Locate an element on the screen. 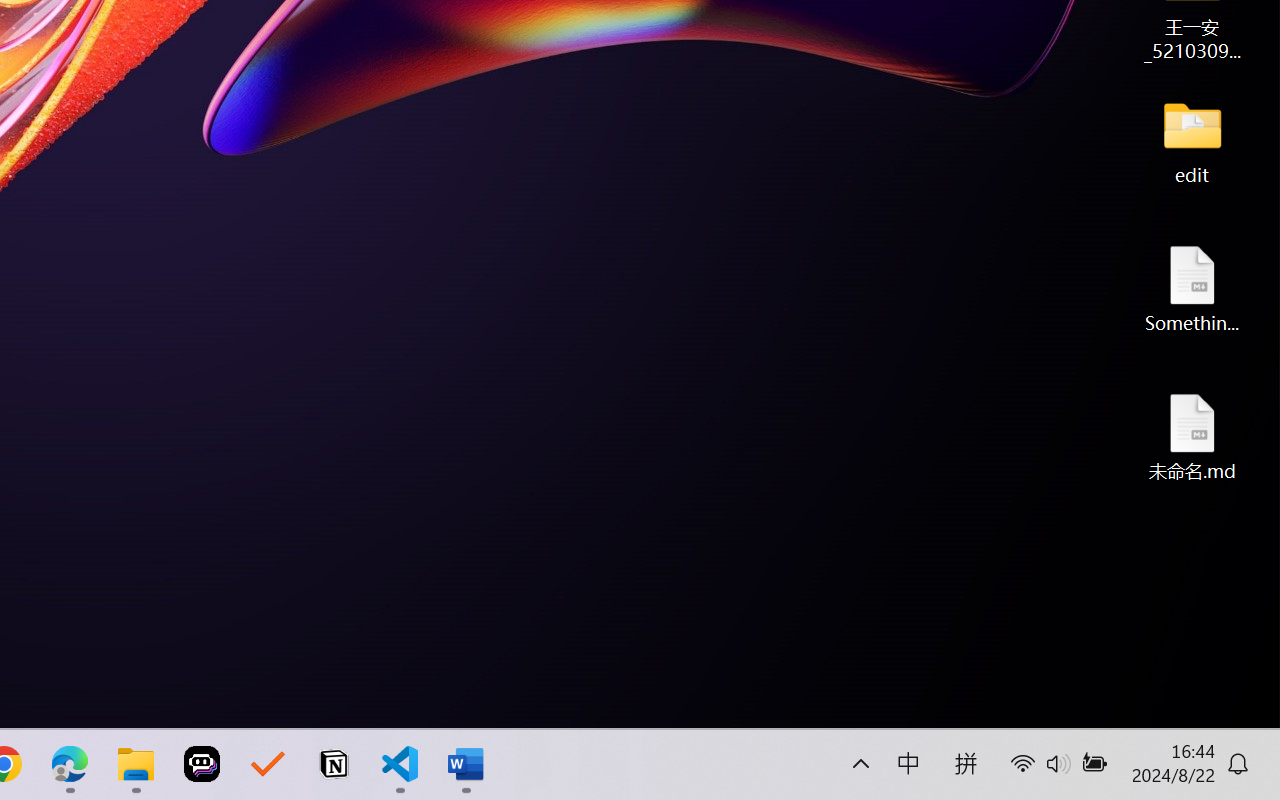 This screenshot has height=800, width=1280. 'edit' is located at coordinates (1192, 140).